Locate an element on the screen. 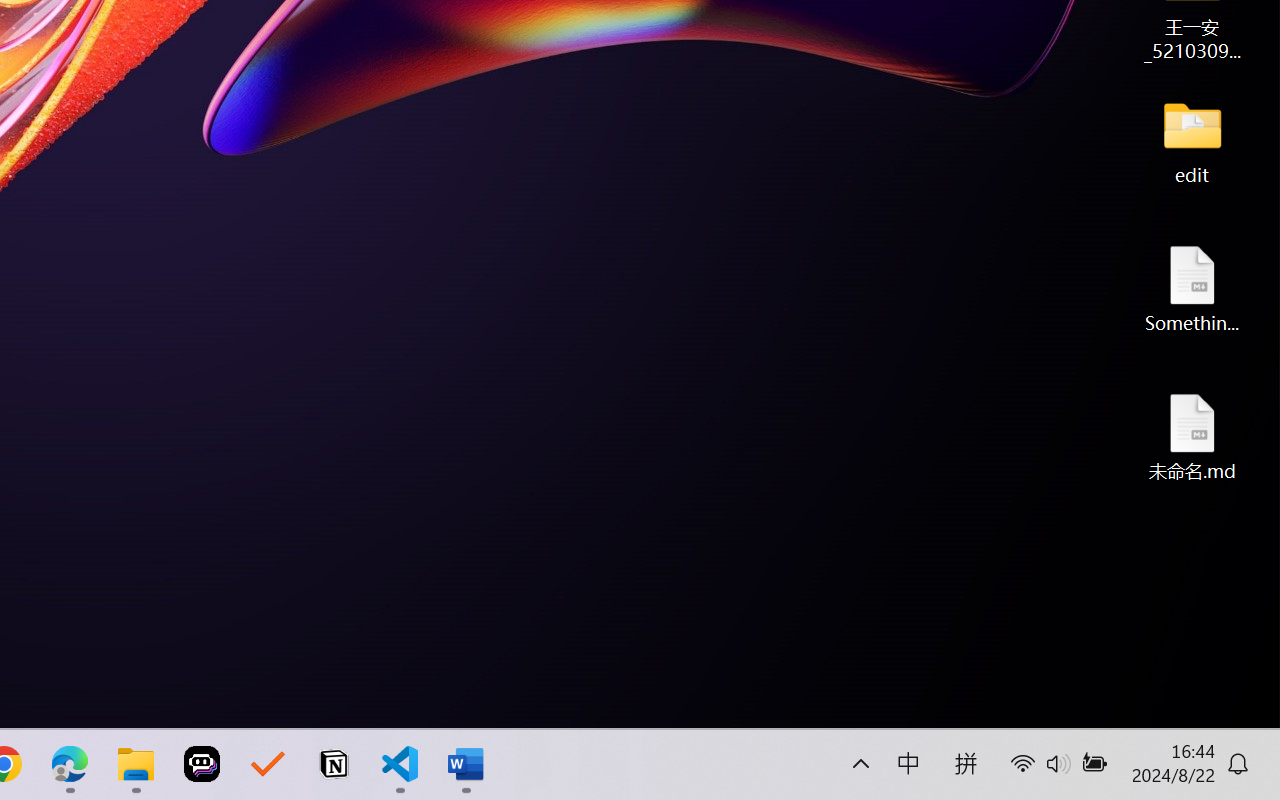 This screenshot has height=800, width=1280. 'edit' is located at coordinates (1192, 140).